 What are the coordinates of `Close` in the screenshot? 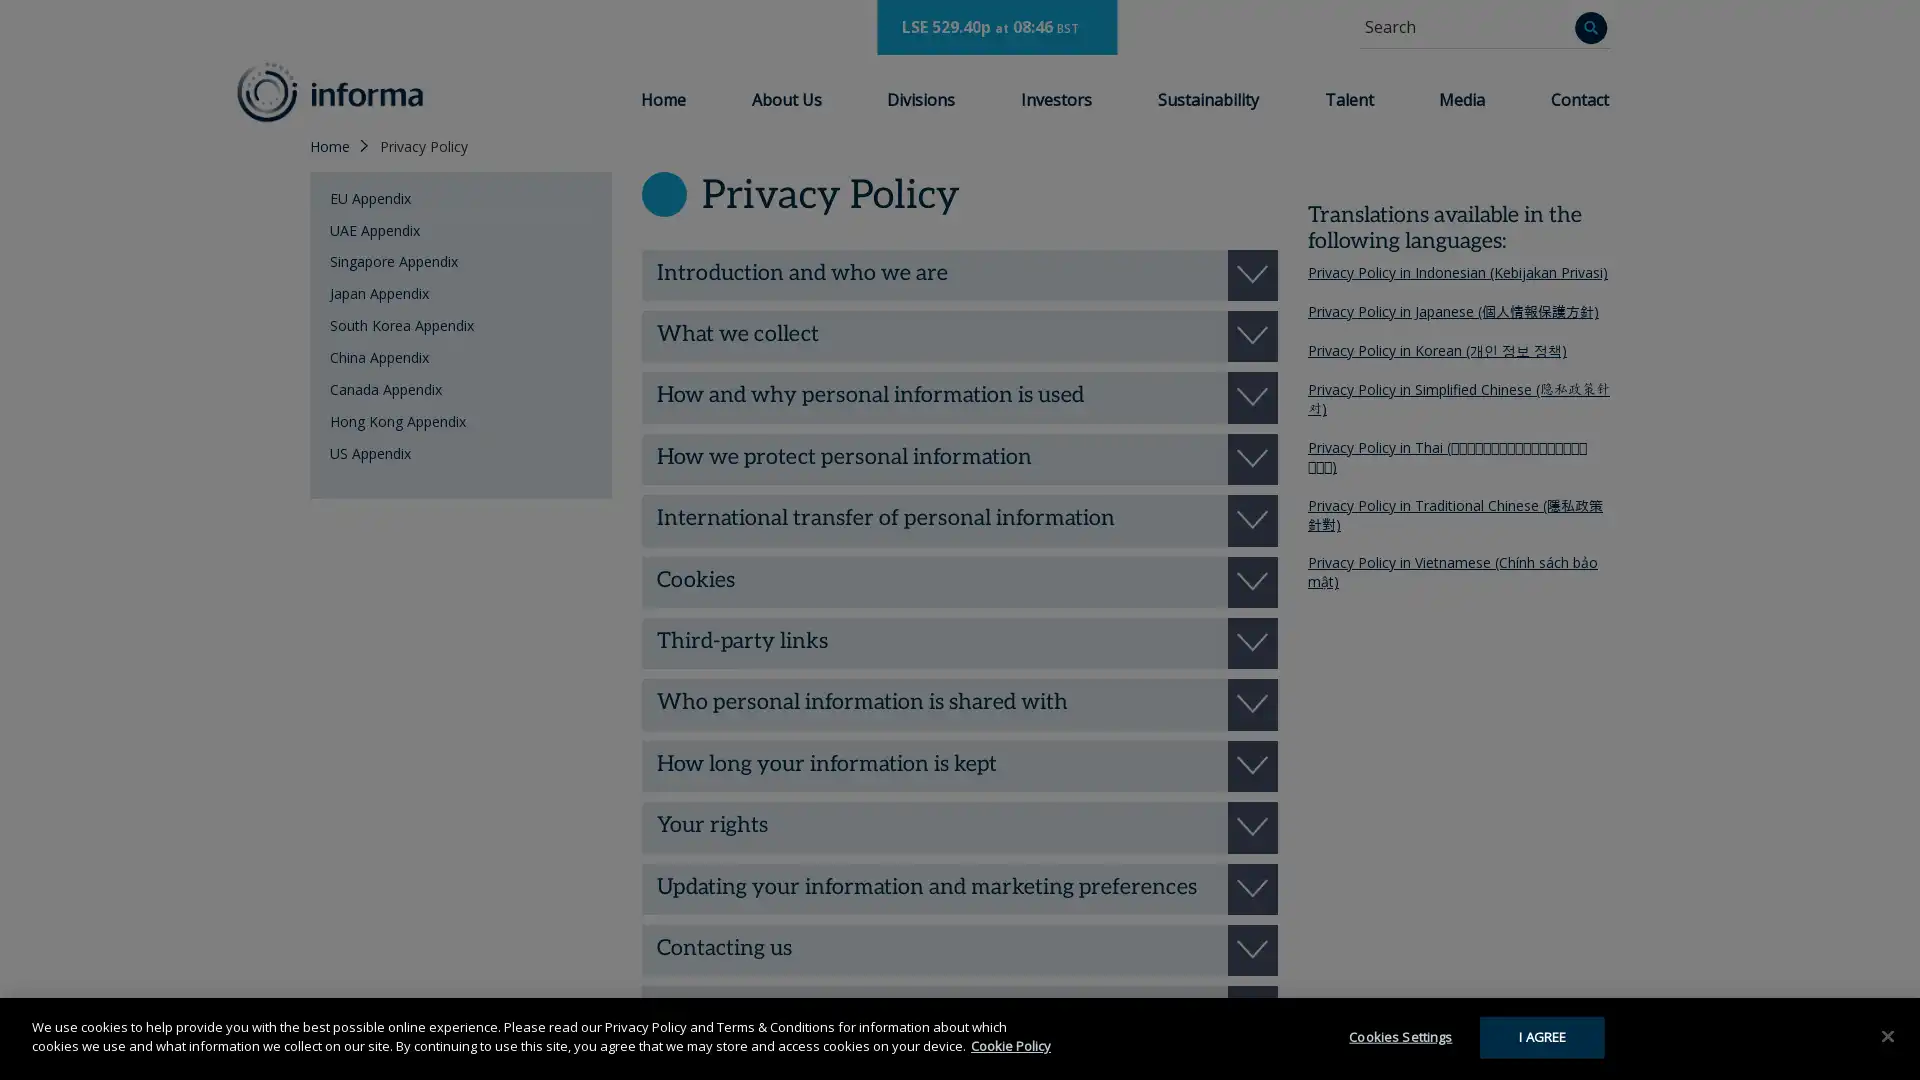 It's located at (1886, 1035).